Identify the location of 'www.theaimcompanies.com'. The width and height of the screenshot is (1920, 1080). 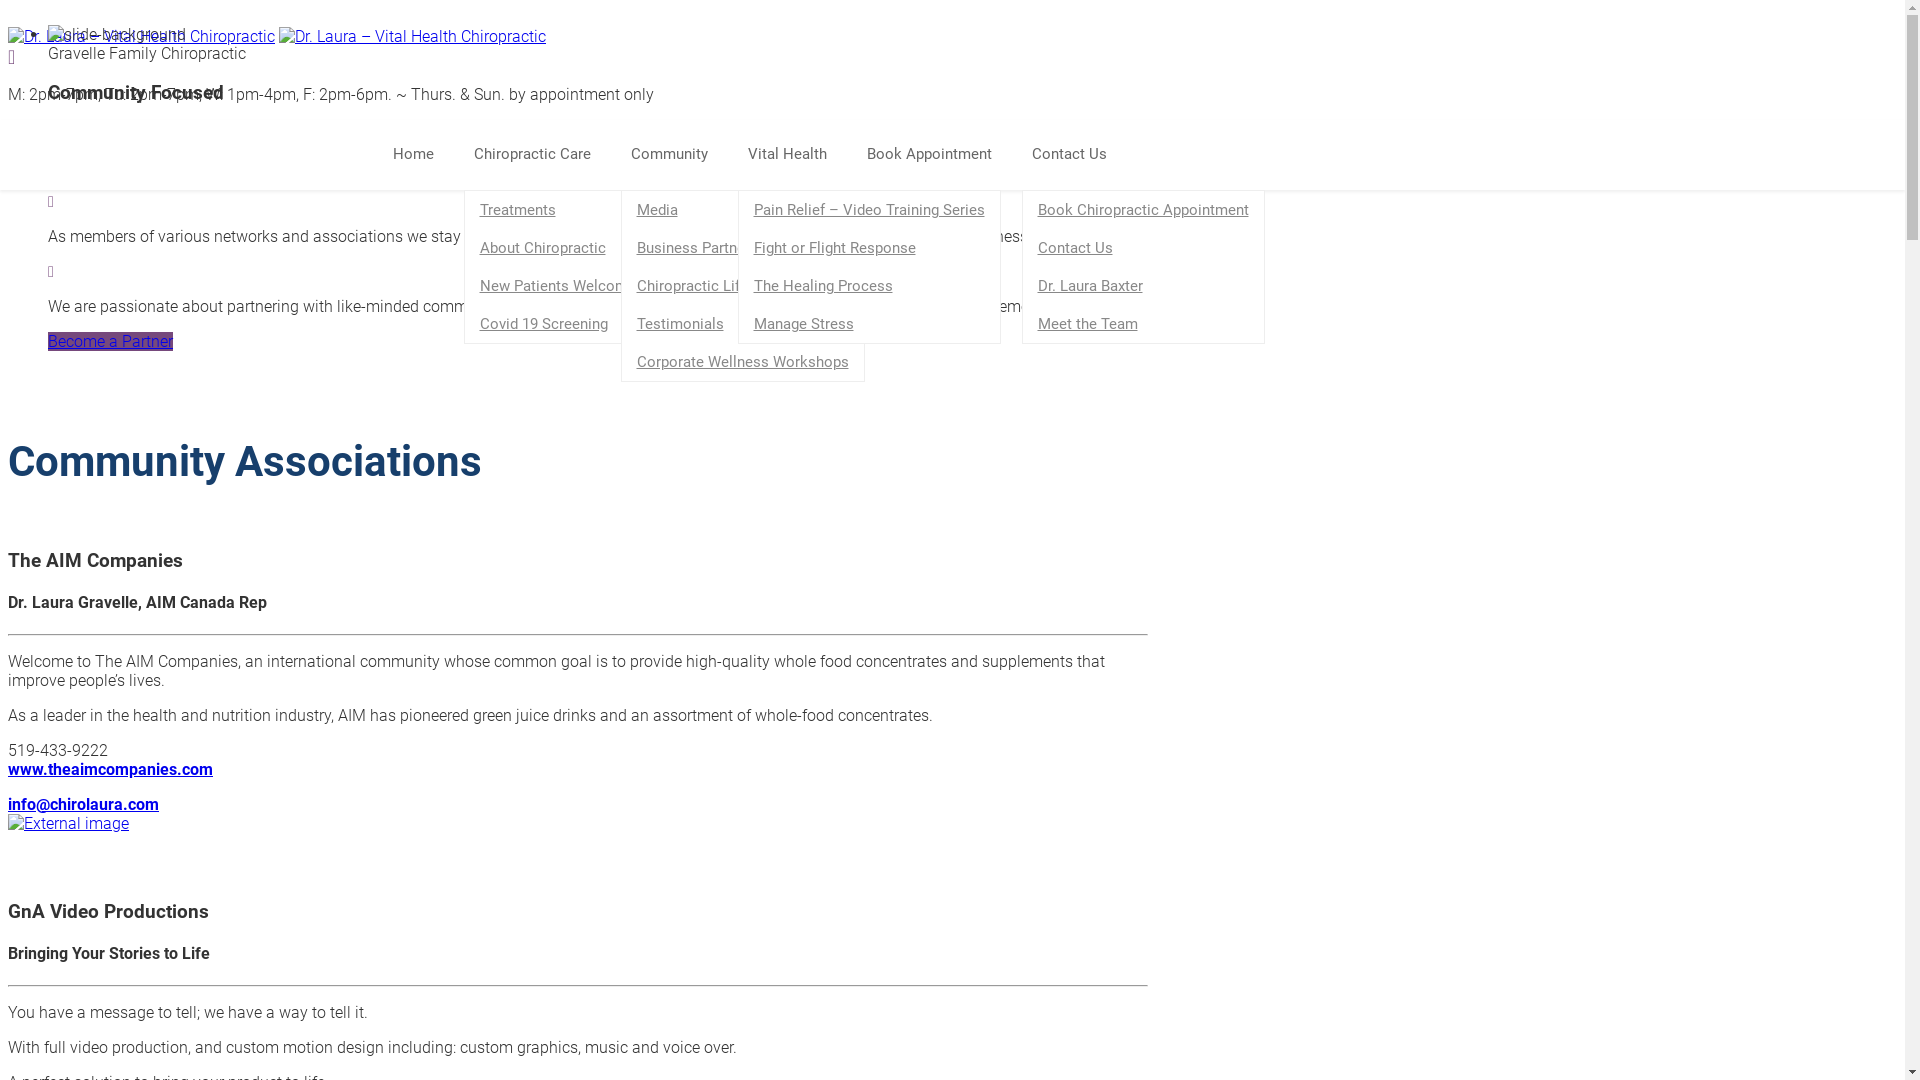
(109, 768).